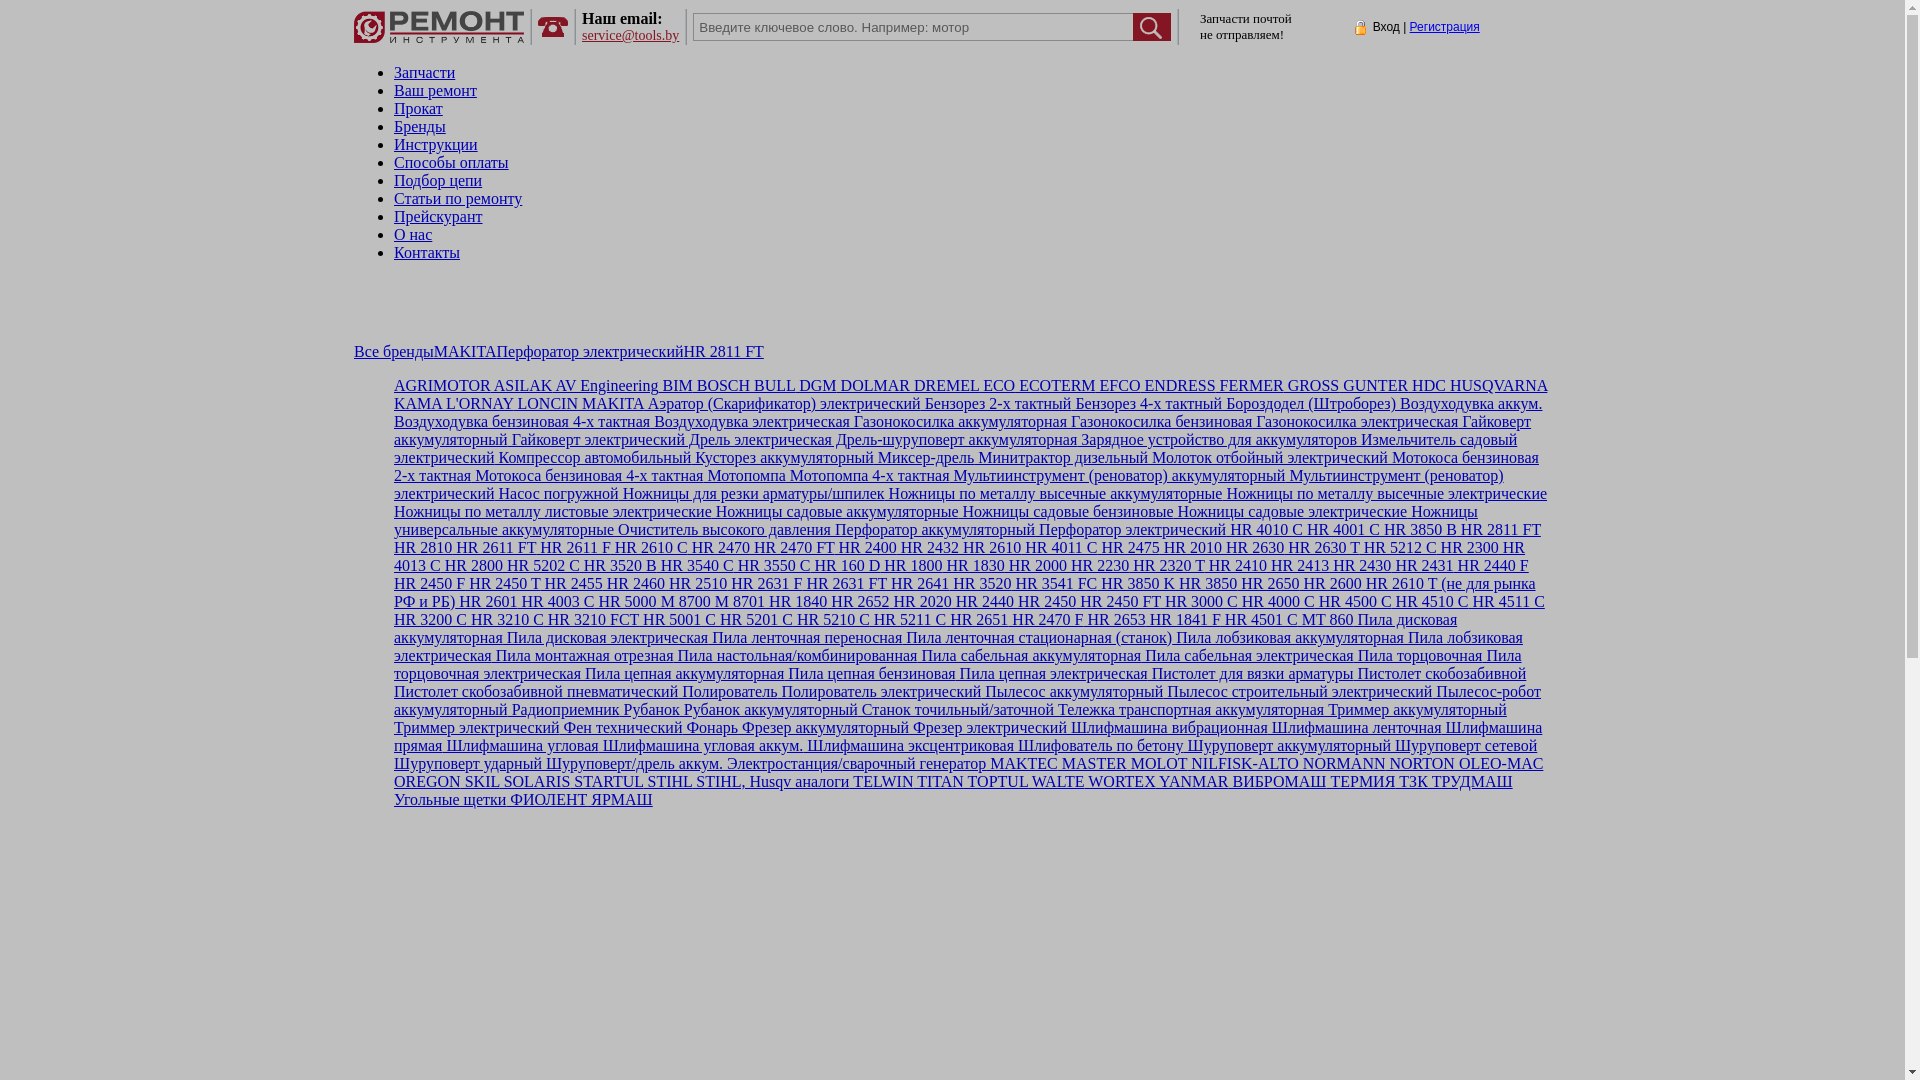 The width and height of the screenshot is (1920, 1080). I want to click on 'SOLARIS', so click(535, 780).